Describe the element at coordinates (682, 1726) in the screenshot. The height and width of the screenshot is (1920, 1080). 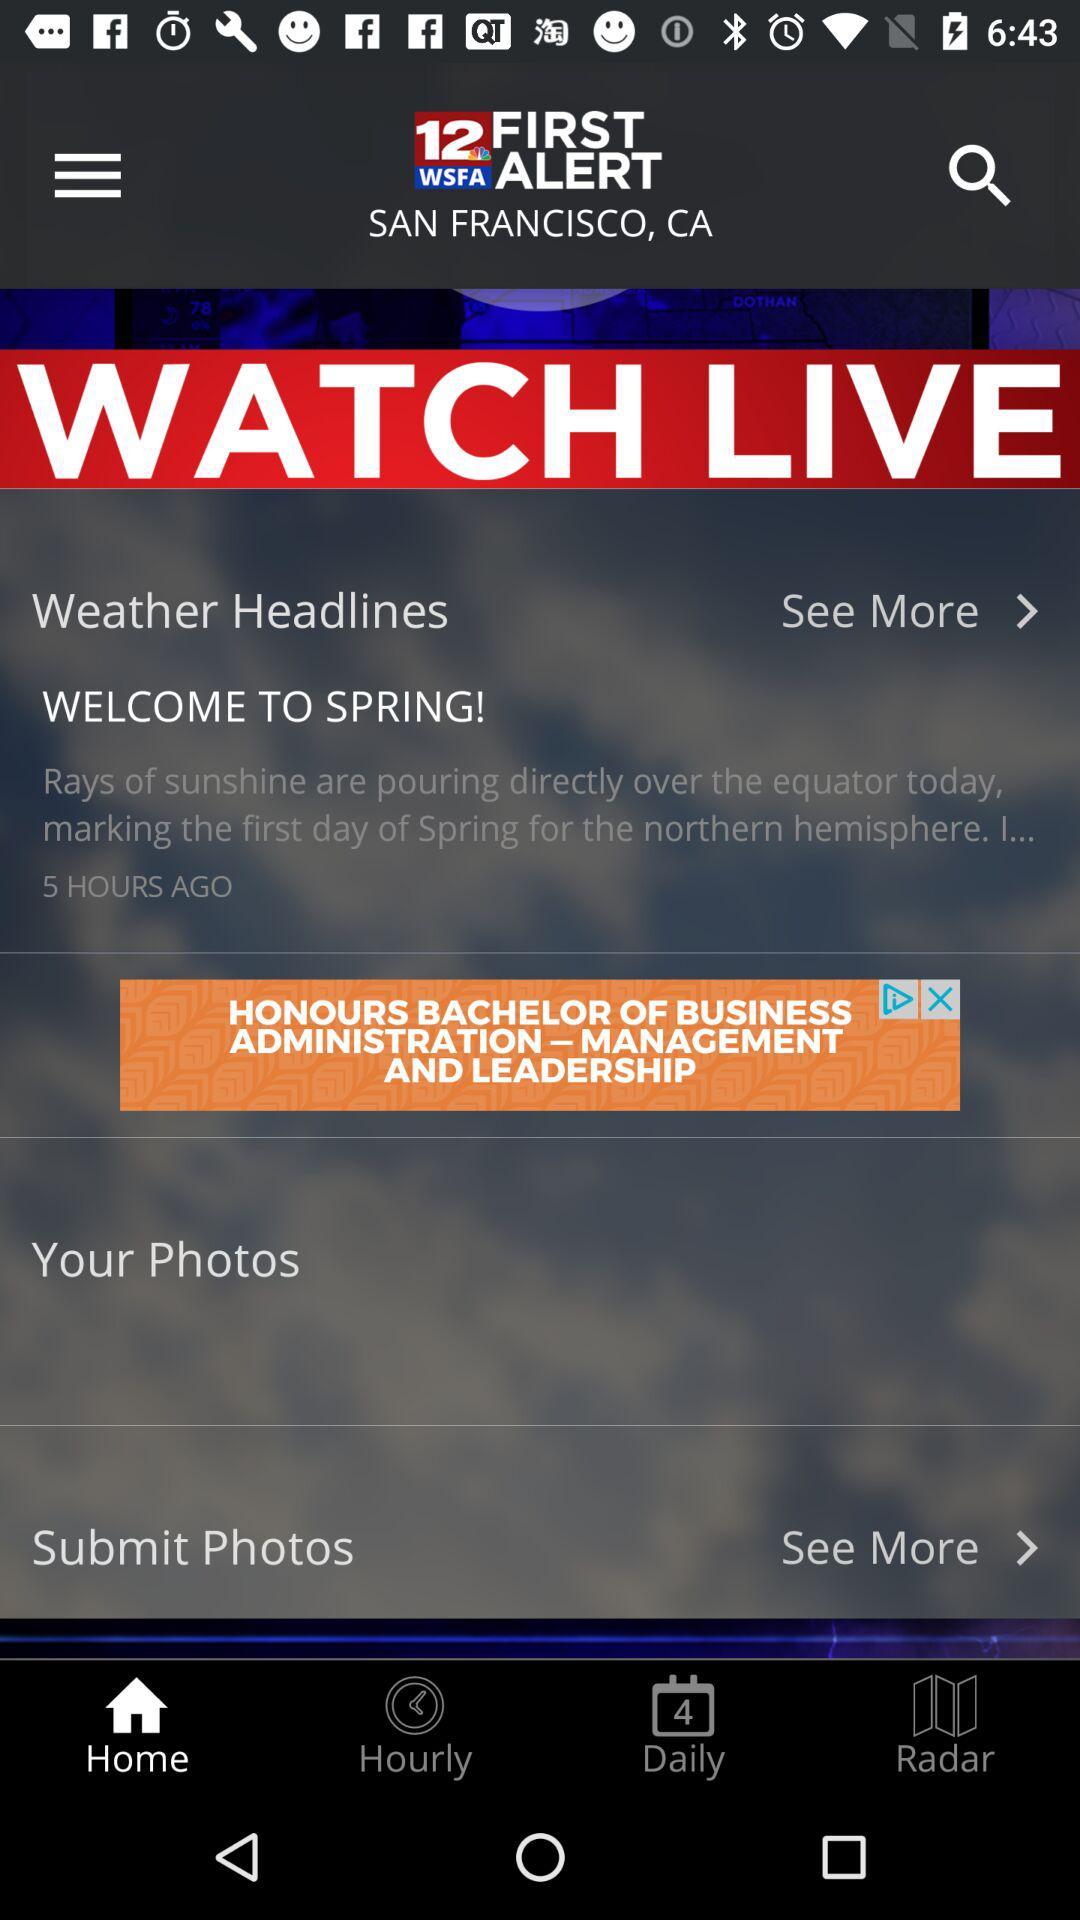
I see `the item to the right of the hourly radio button` at that location.